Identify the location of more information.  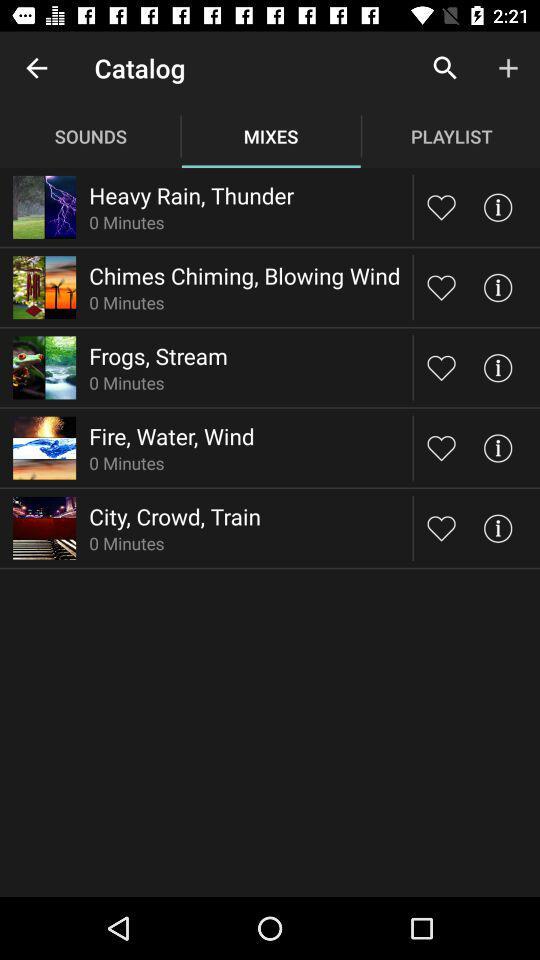
(496, 286).